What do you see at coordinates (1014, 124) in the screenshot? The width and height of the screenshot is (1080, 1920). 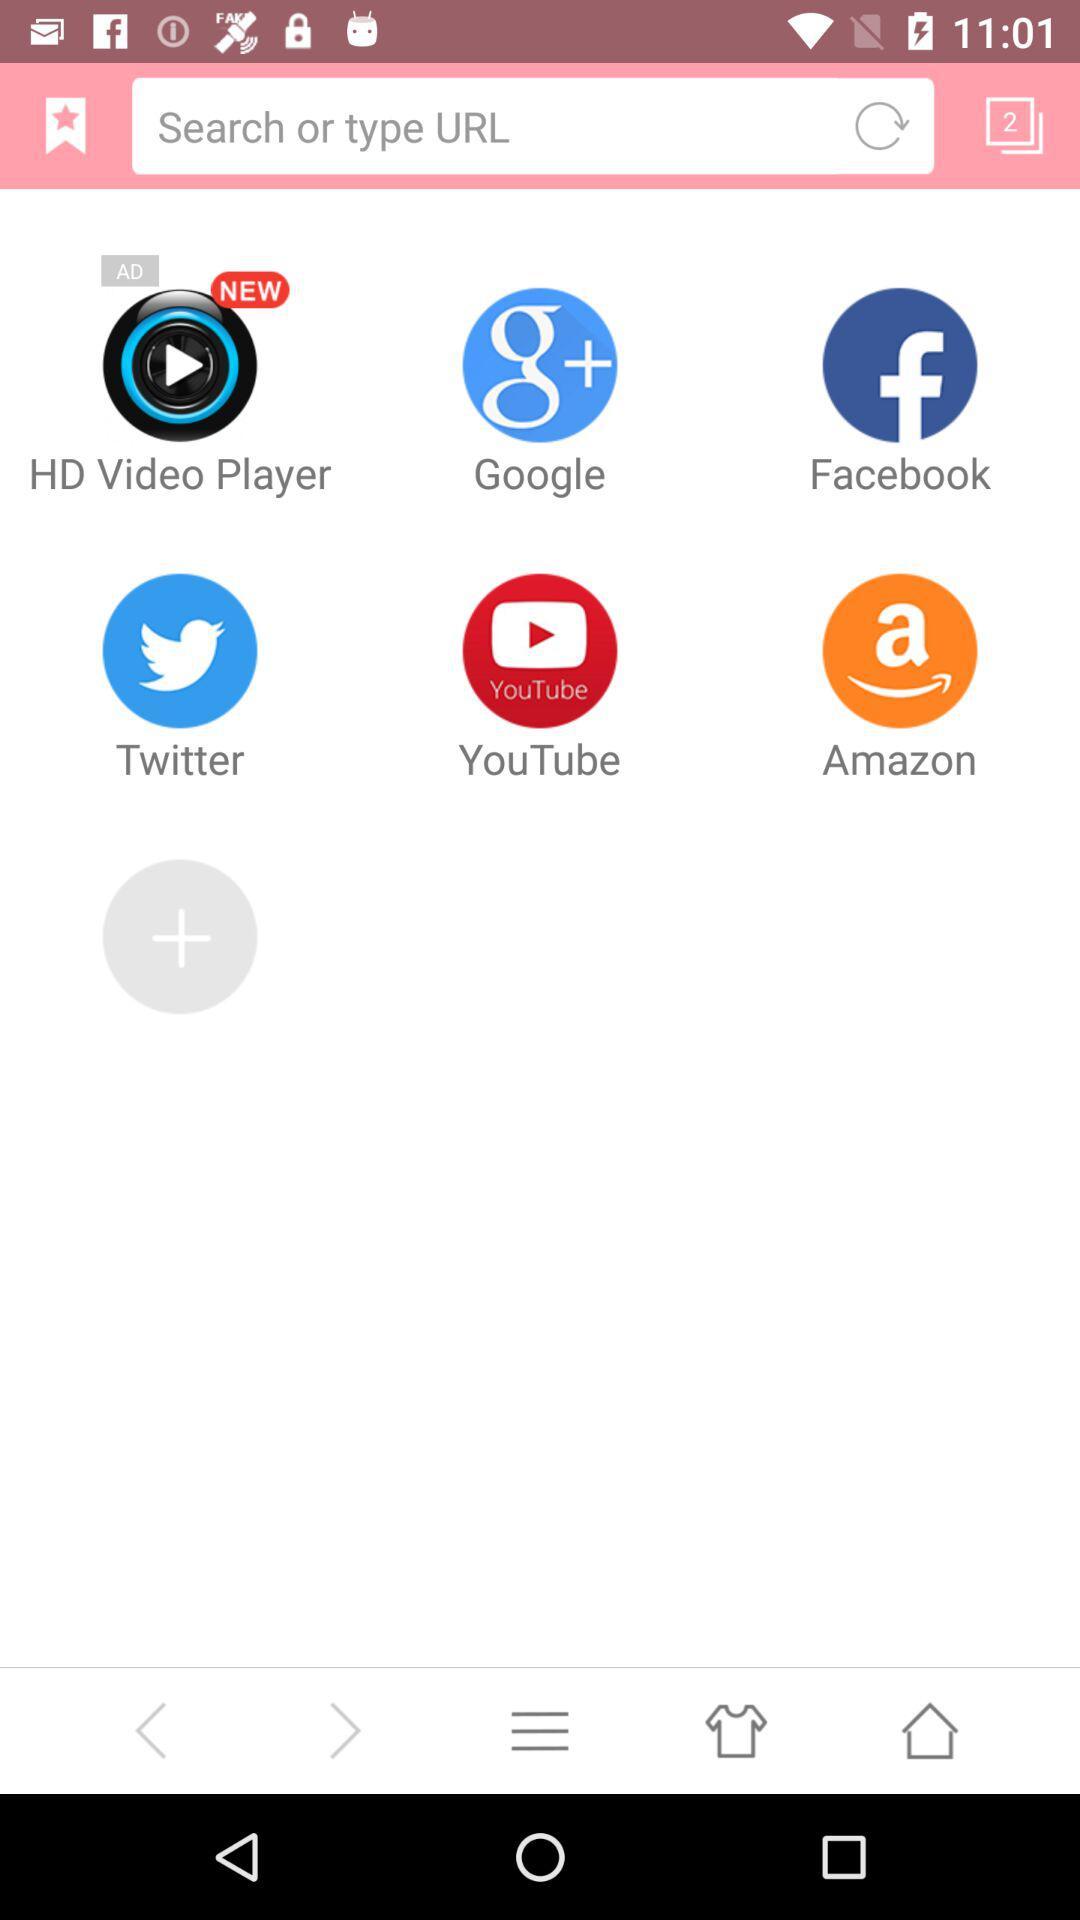 I see `bookmark` at bounding box center [1014, 124].